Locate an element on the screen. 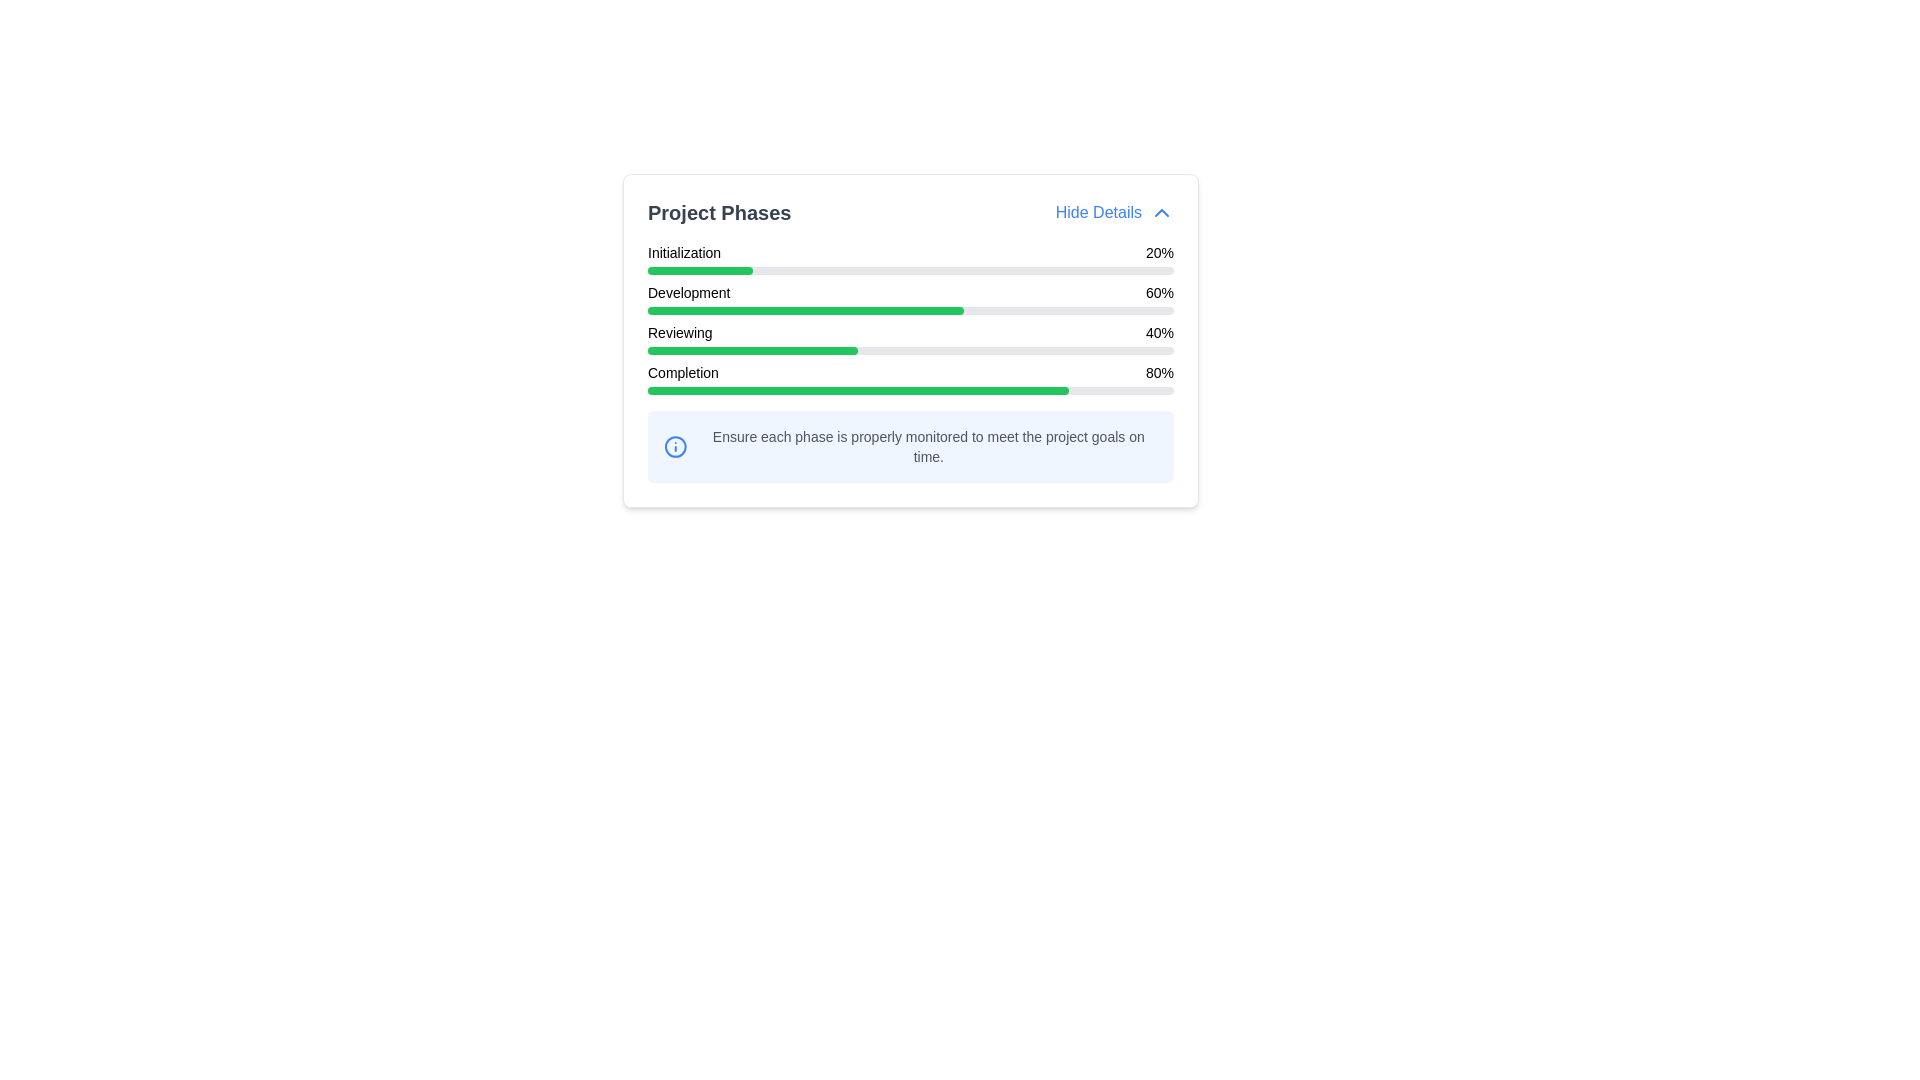 This screenshot has width=1920, height=1080. the progress bar indicating the 'Initialization' phase, which is the first of four indicators in the 'Project Phases' box is located at coordinates (910, 257).